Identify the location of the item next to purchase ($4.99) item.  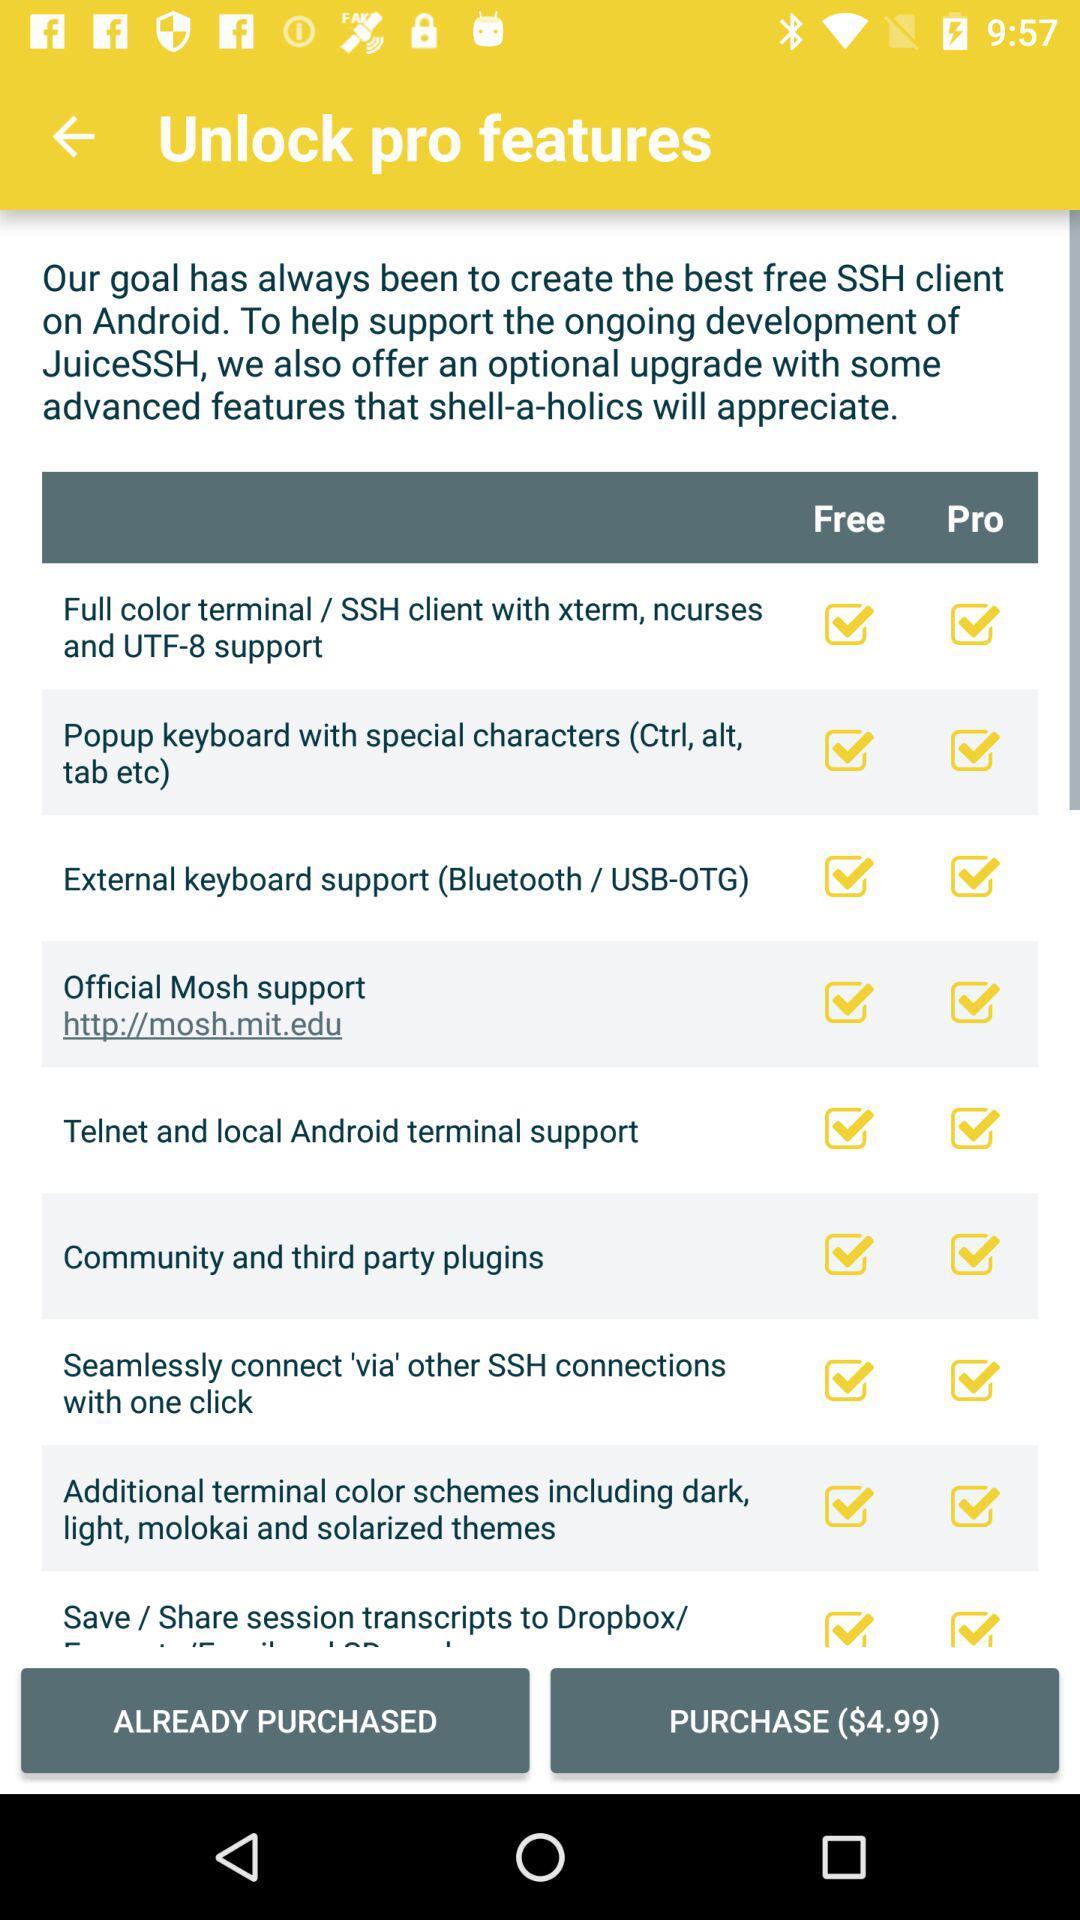
(275, 1719).